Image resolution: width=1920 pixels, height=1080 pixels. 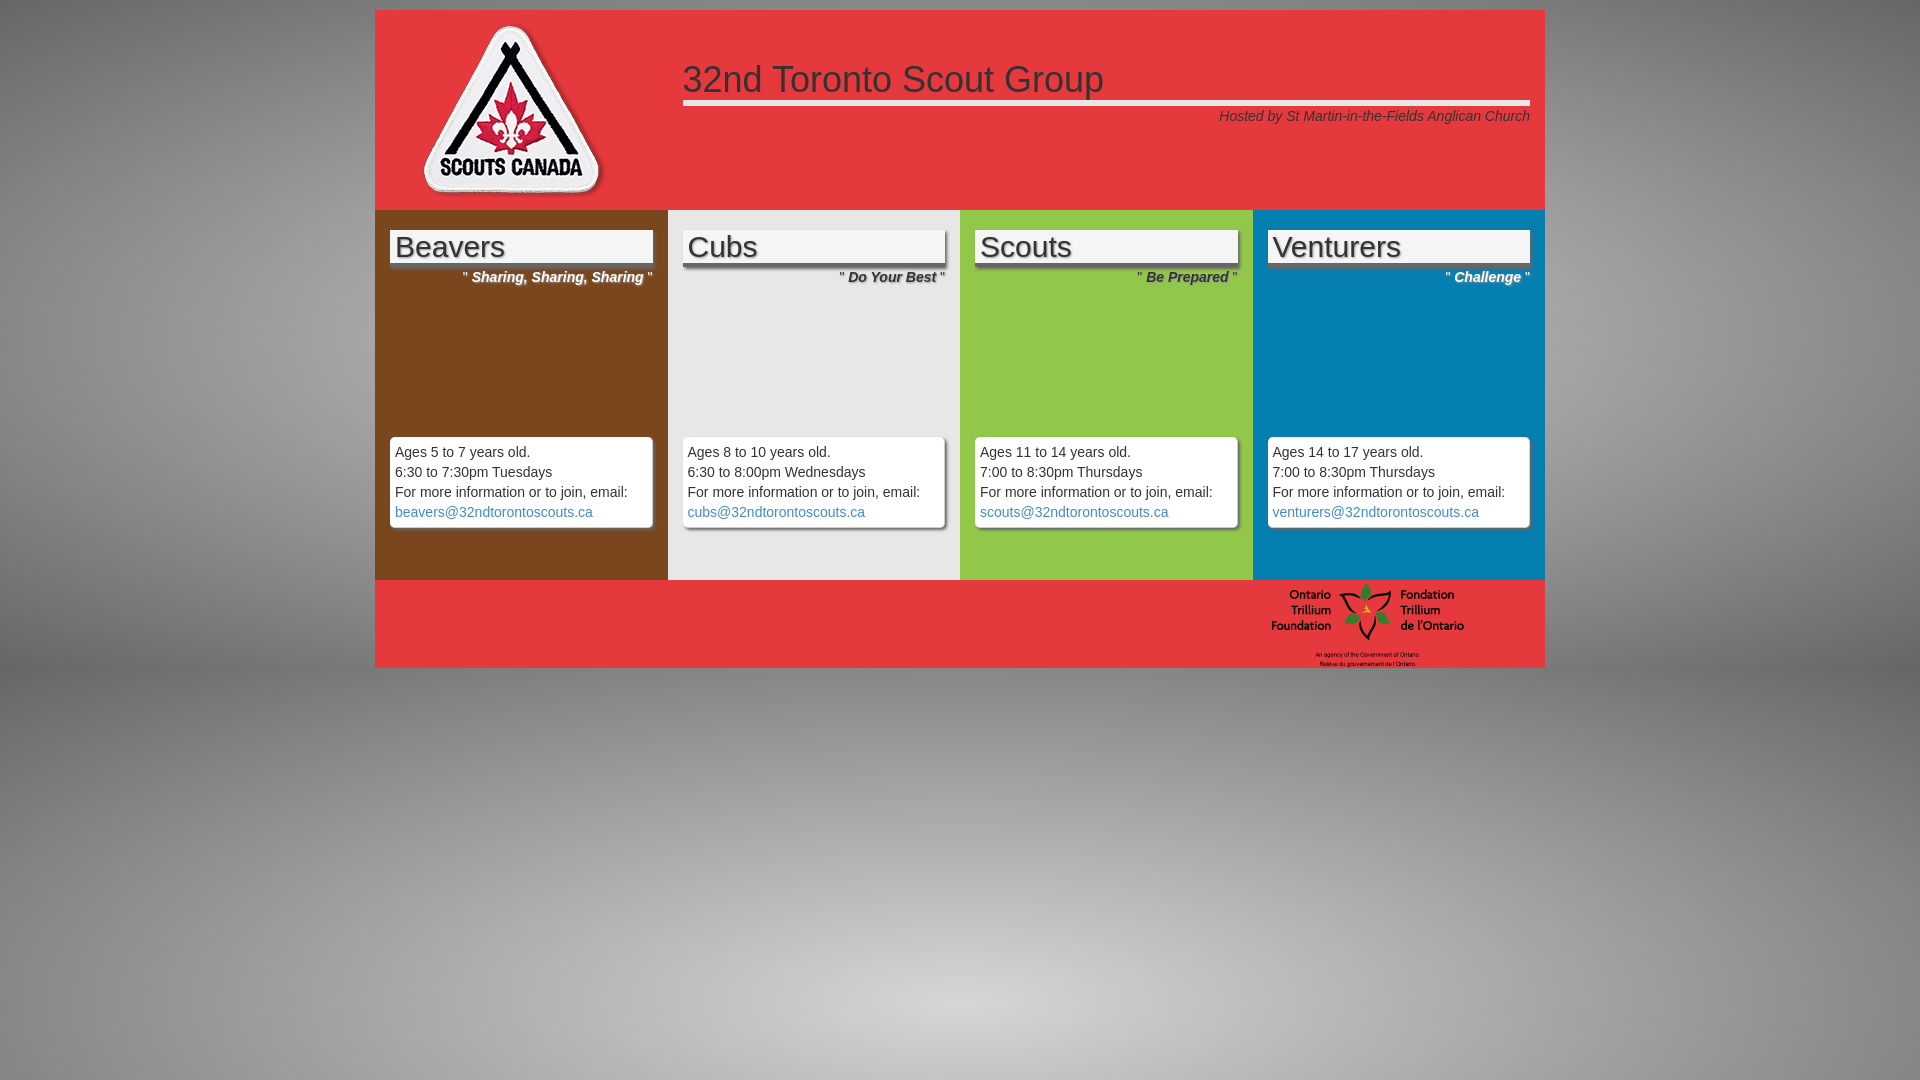 What do you see at coordinates (494, 511) in the screenshot?
I see `'beavers@32ndtorontoscouts.ca'` at bounding box center [494, 511].